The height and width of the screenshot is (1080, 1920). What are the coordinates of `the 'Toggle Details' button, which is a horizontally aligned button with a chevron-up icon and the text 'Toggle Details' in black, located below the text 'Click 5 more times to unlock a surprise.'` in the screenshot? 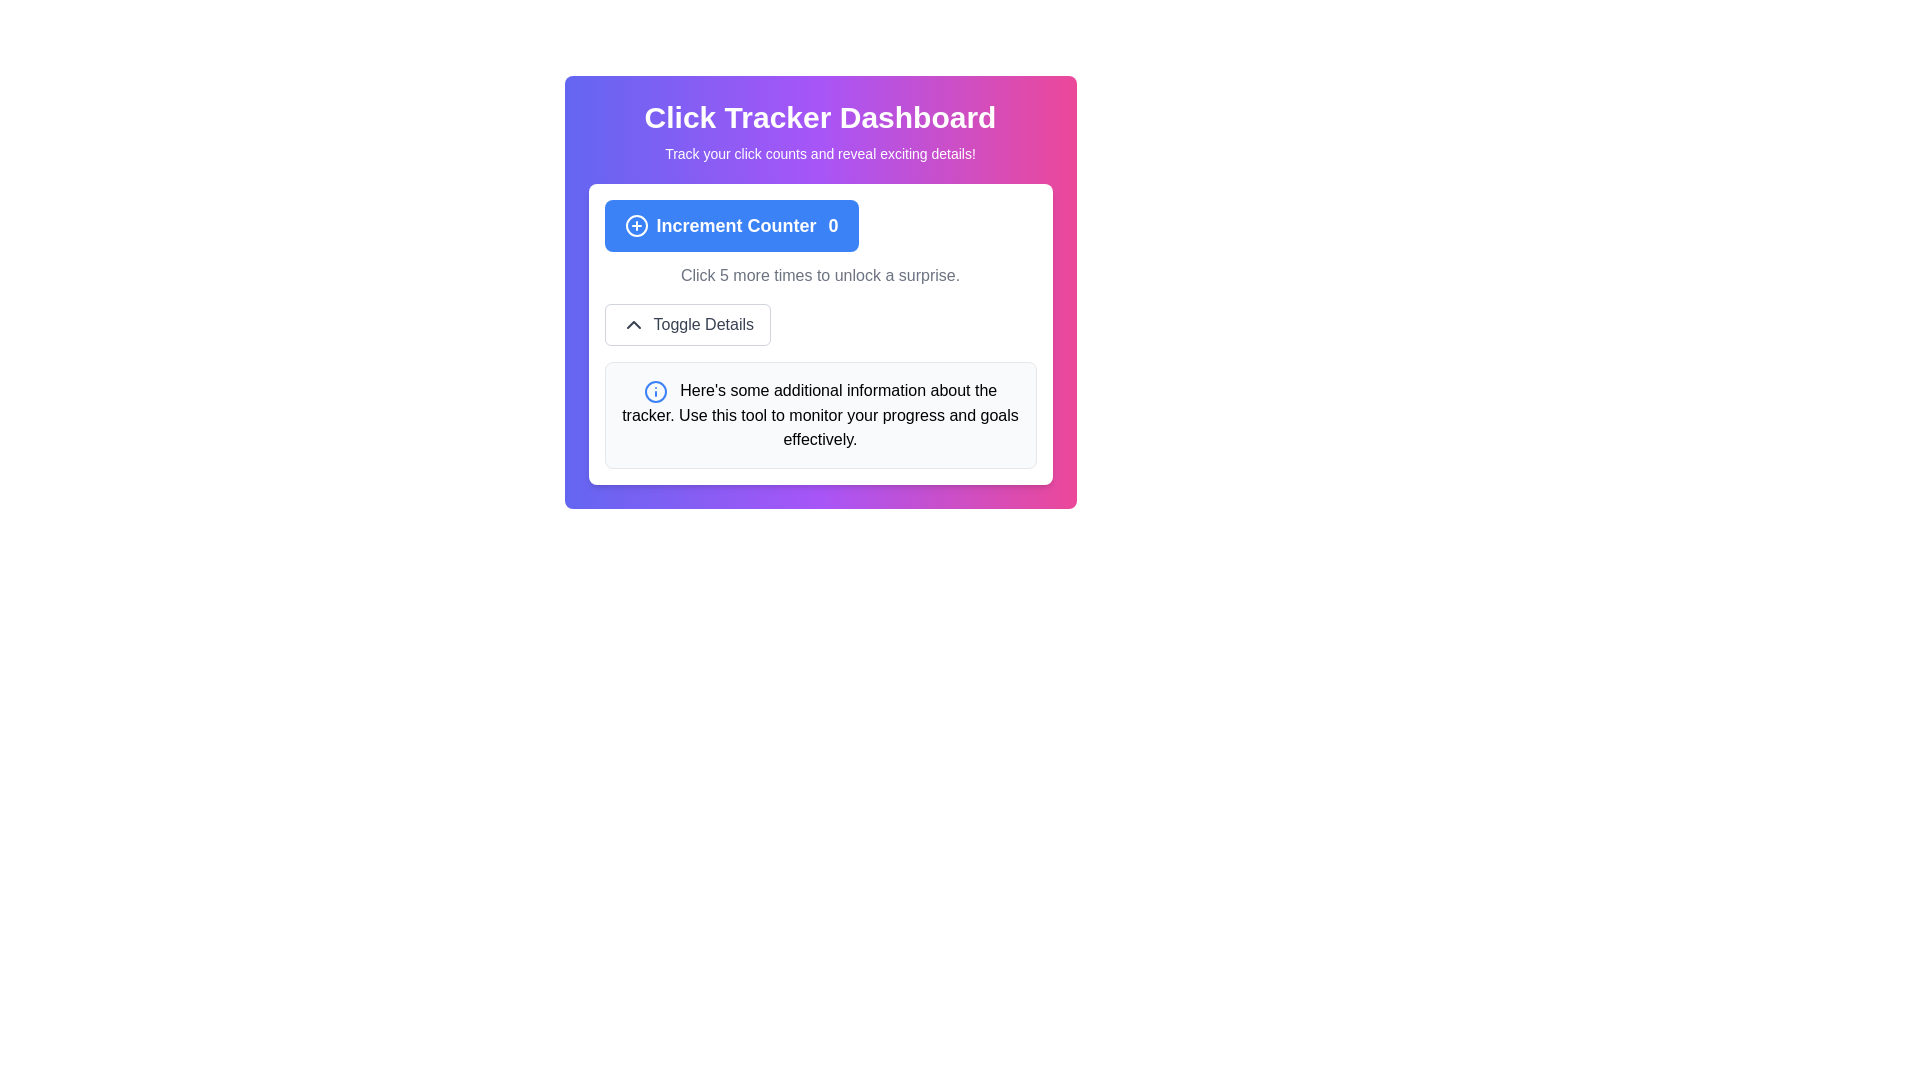 It's located at (687, 323).